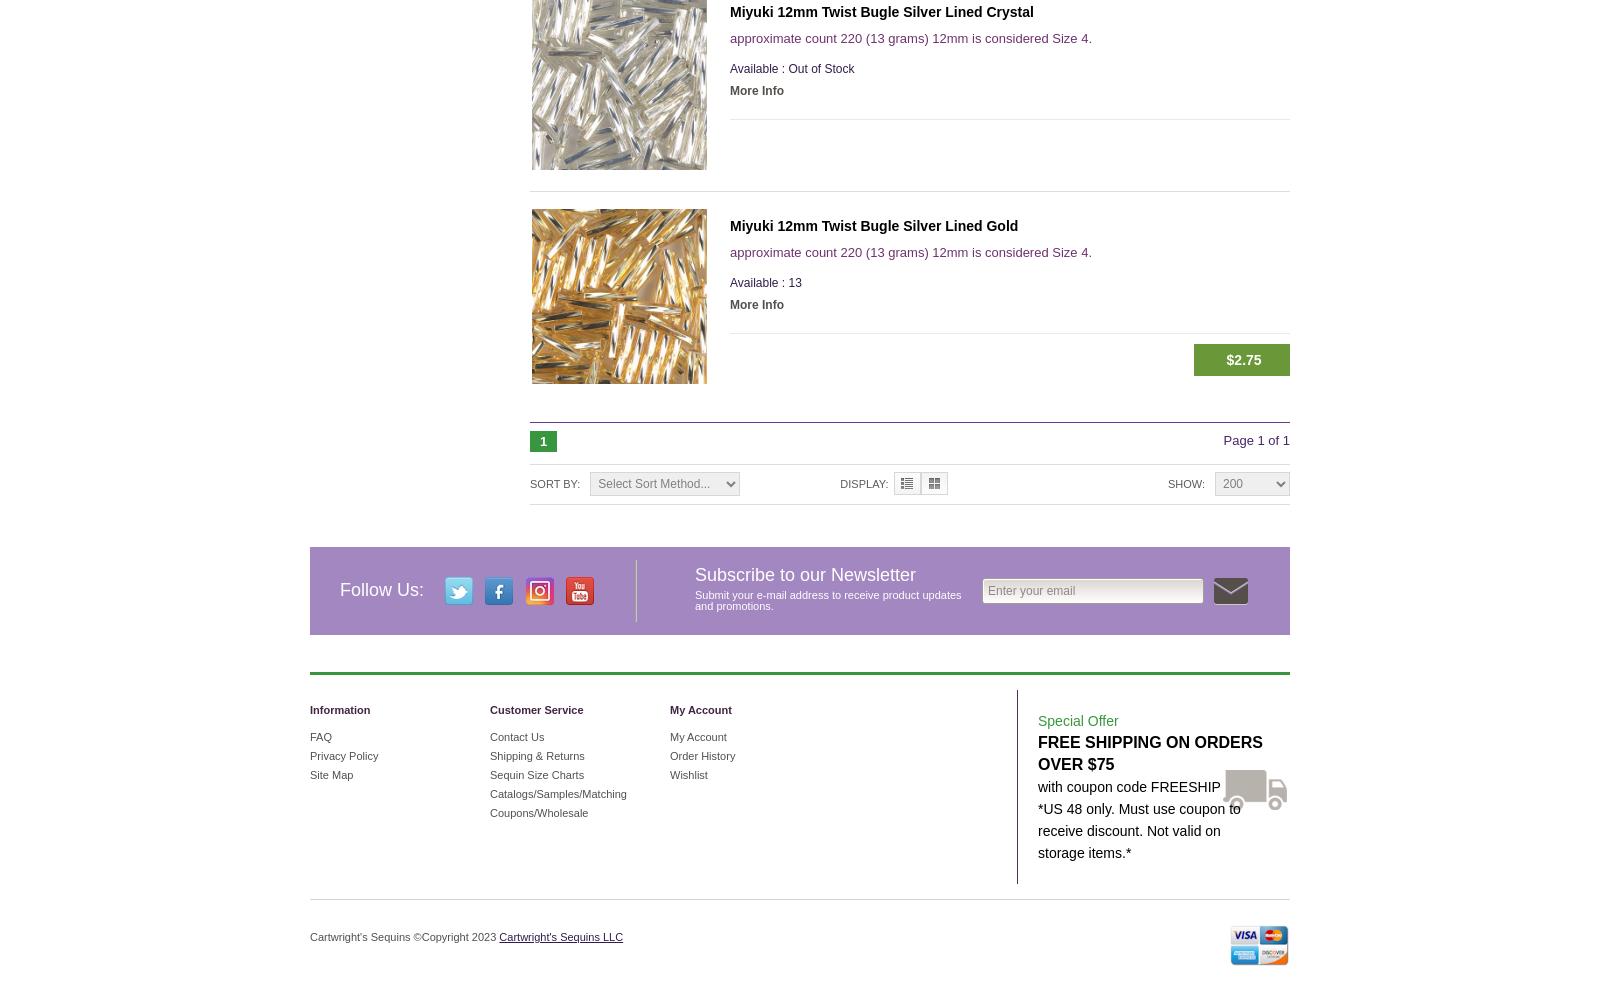  Describe the element at coordinates (528, 484) in the screenshot. I see `'Sort By:'` at that location.